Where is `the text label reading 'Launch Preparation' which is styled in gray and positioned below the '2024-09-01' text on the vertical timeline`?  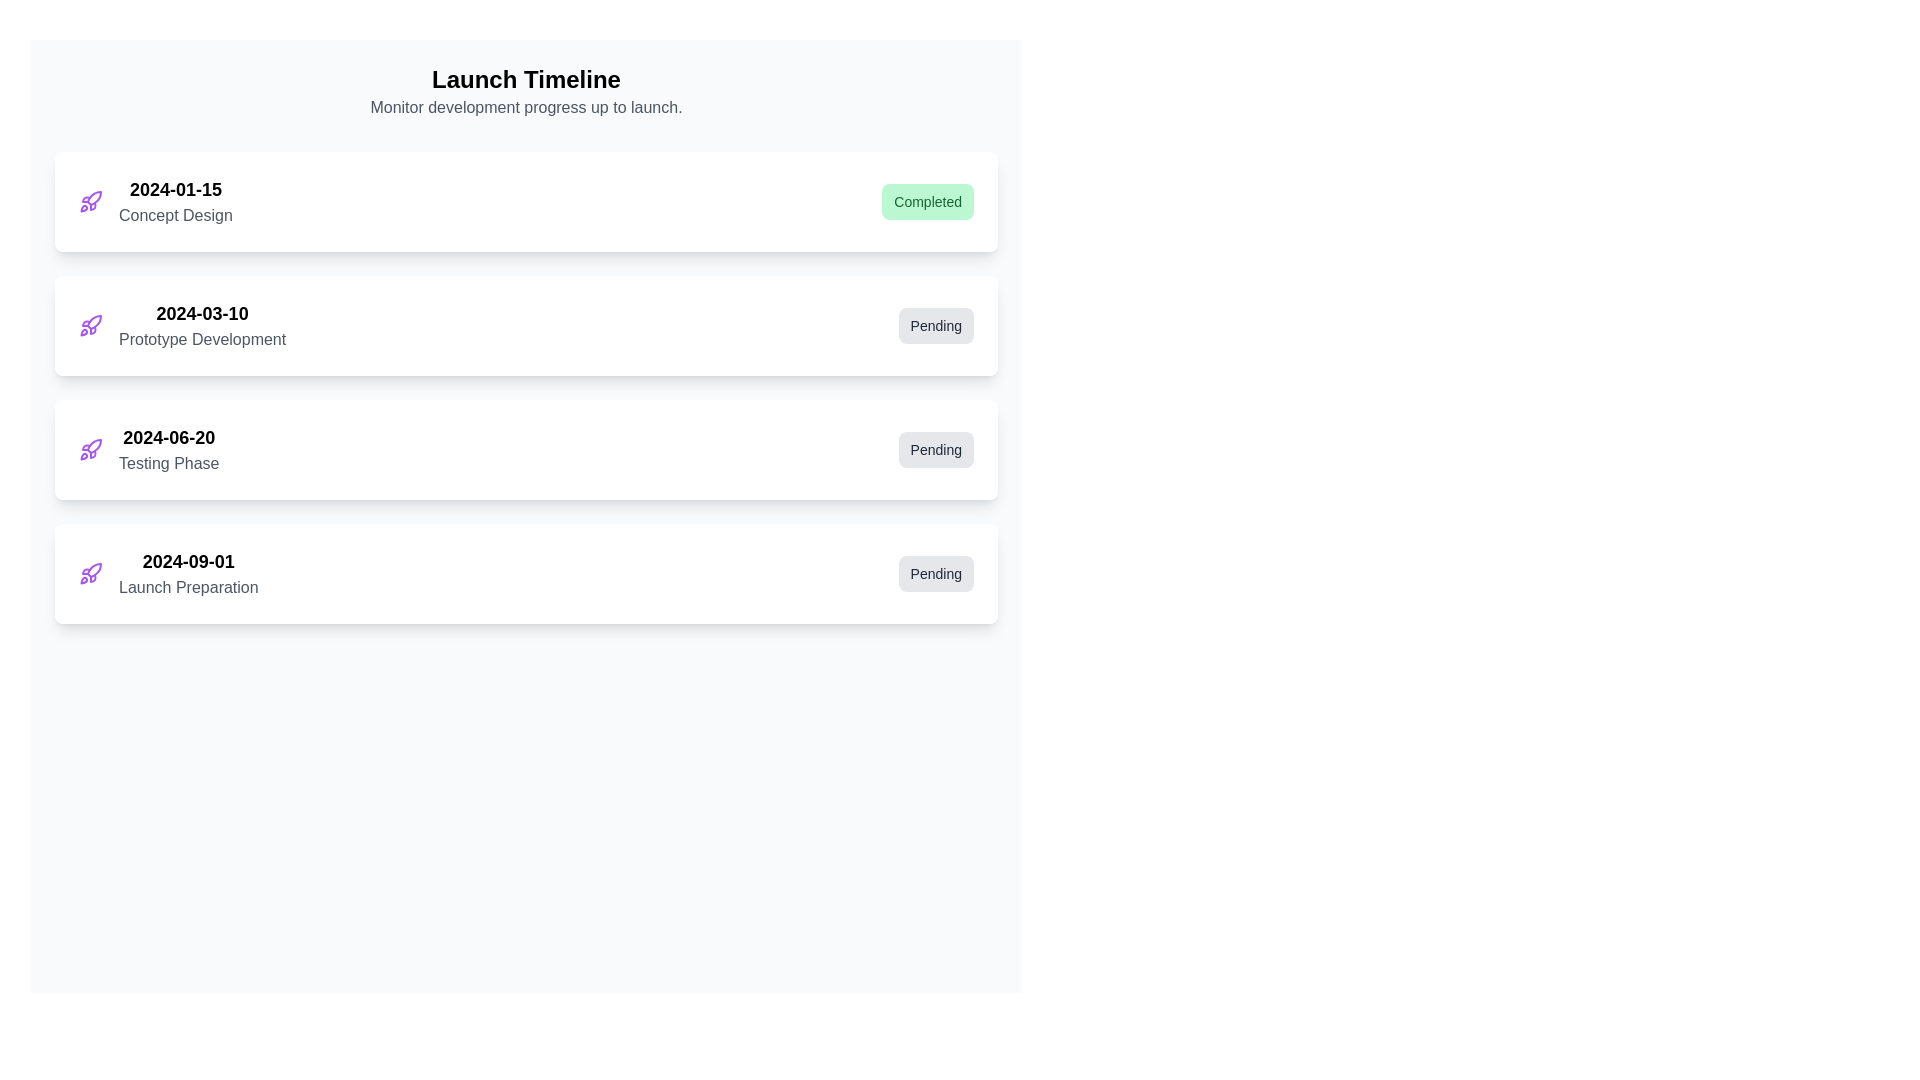
the text label reading 'Launch Preparation' which is styled in gray and positioned below the '2024-09-01' text on the vertical timeline is located at coordinates (188, 586).